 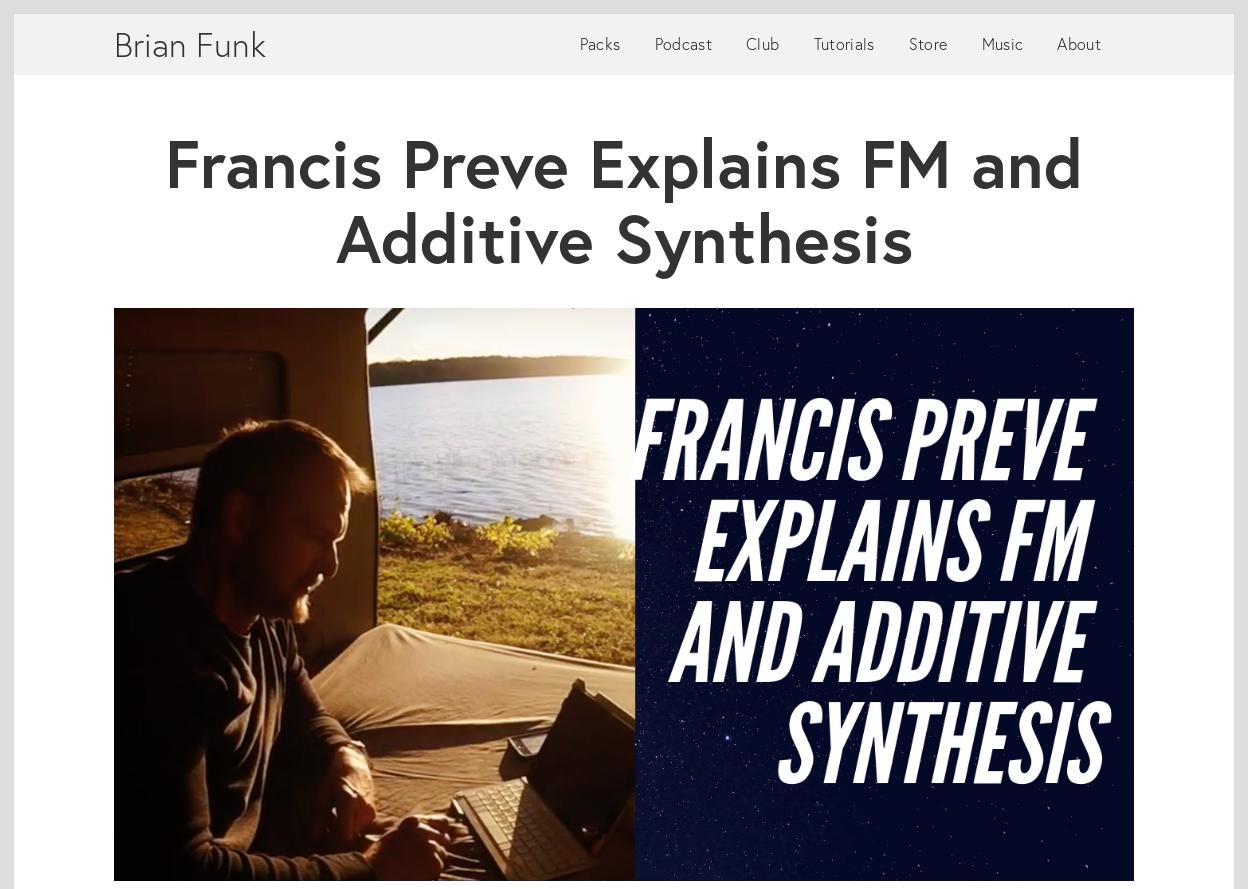 What do you see at coordinates (762, 43) in the screenshot?
I see `'Club'` at bounding box center [762, 43].